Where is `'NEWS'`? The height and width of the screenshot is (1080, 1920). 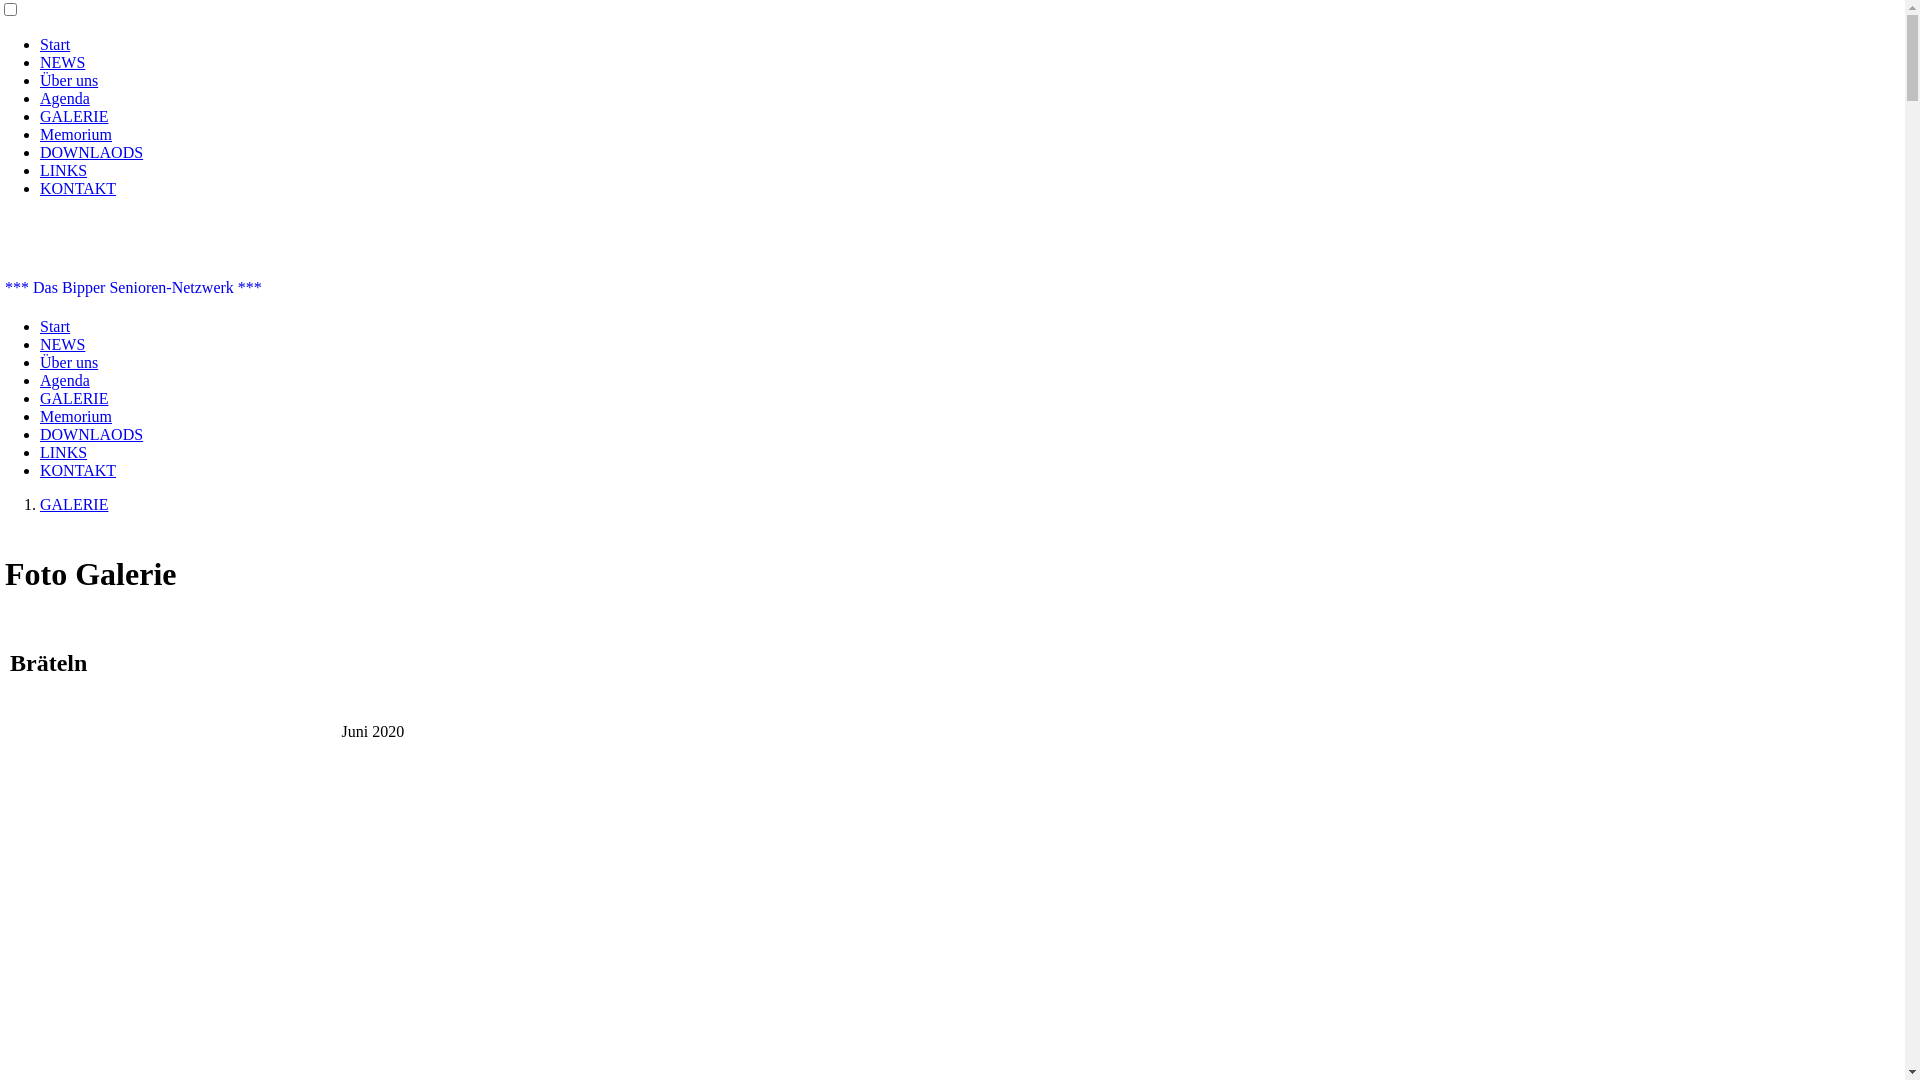
'NEWS' is located at coordinates (62, 343).